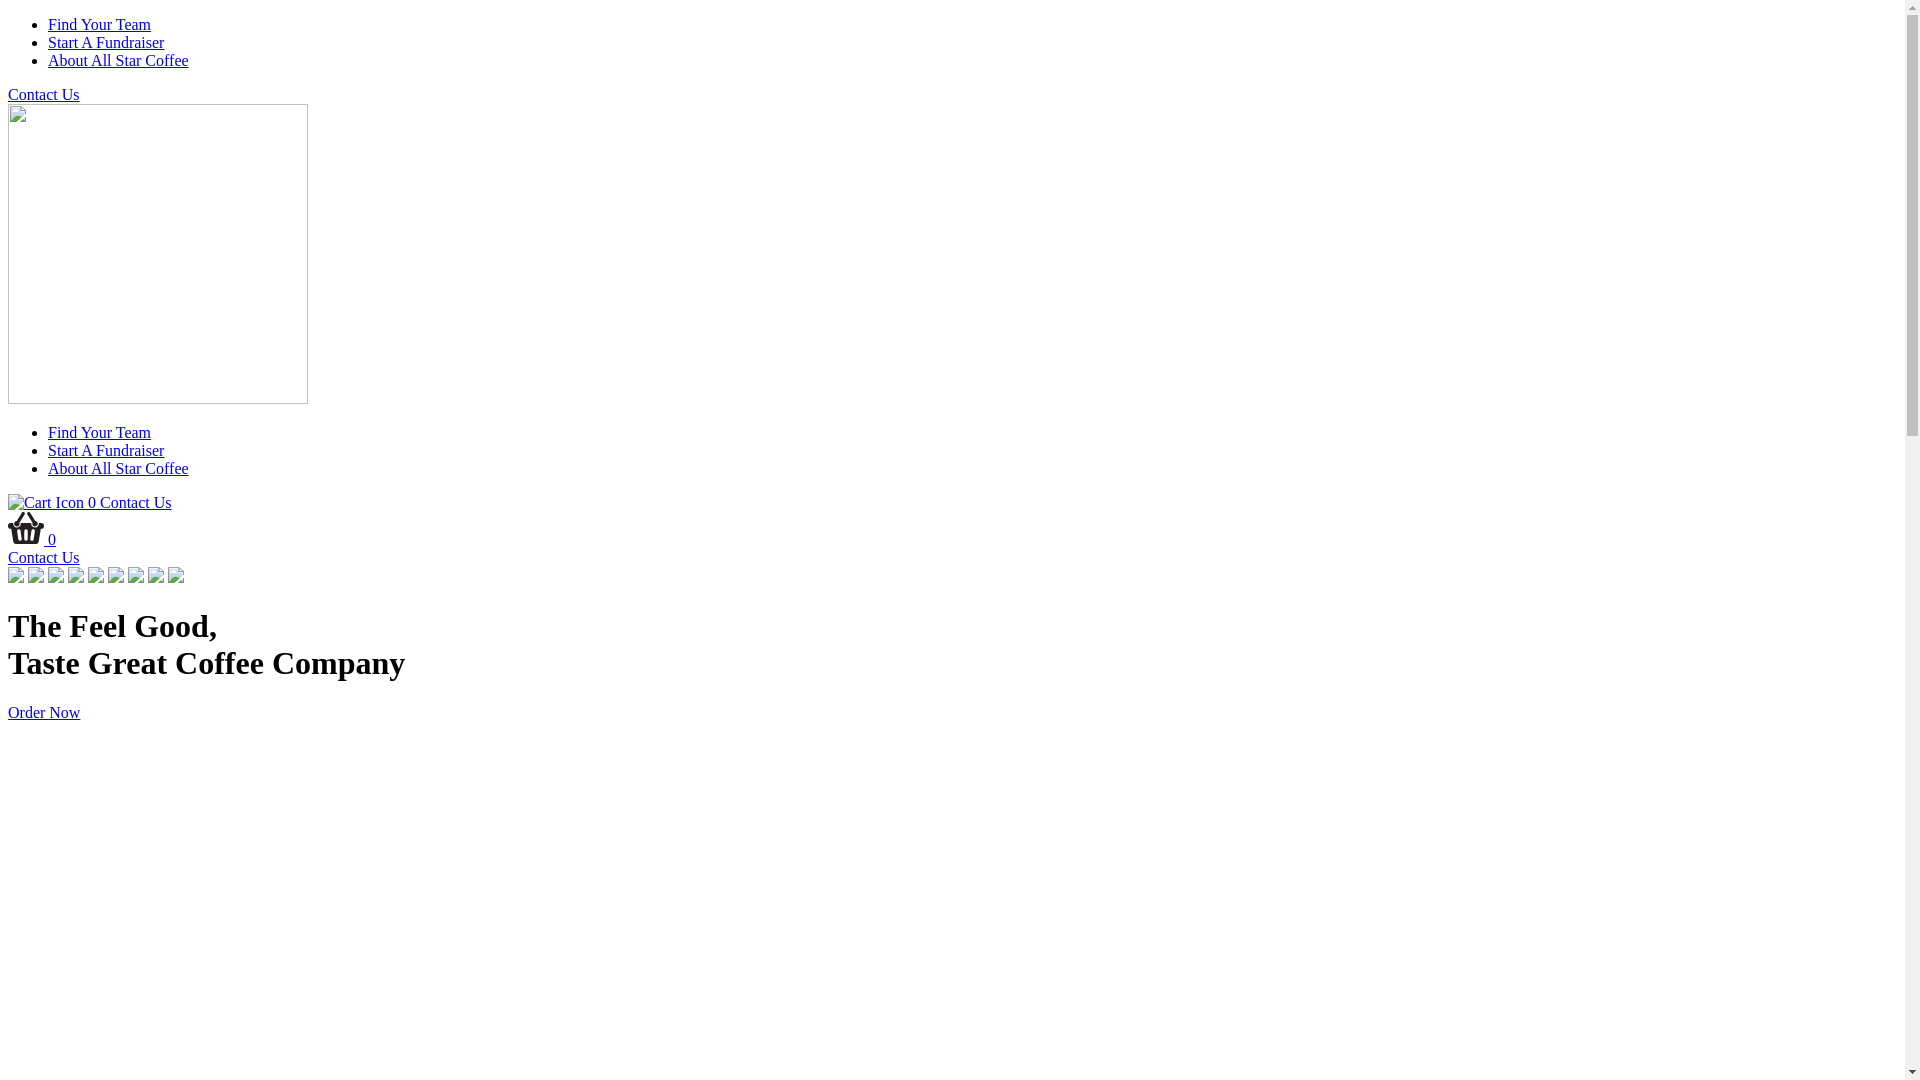 The width and height of the screenshot is (1920, 1080). Describe the element at coordinates (117, 59) in the screenshot. I see `'About All Star Coffee'` at that location.